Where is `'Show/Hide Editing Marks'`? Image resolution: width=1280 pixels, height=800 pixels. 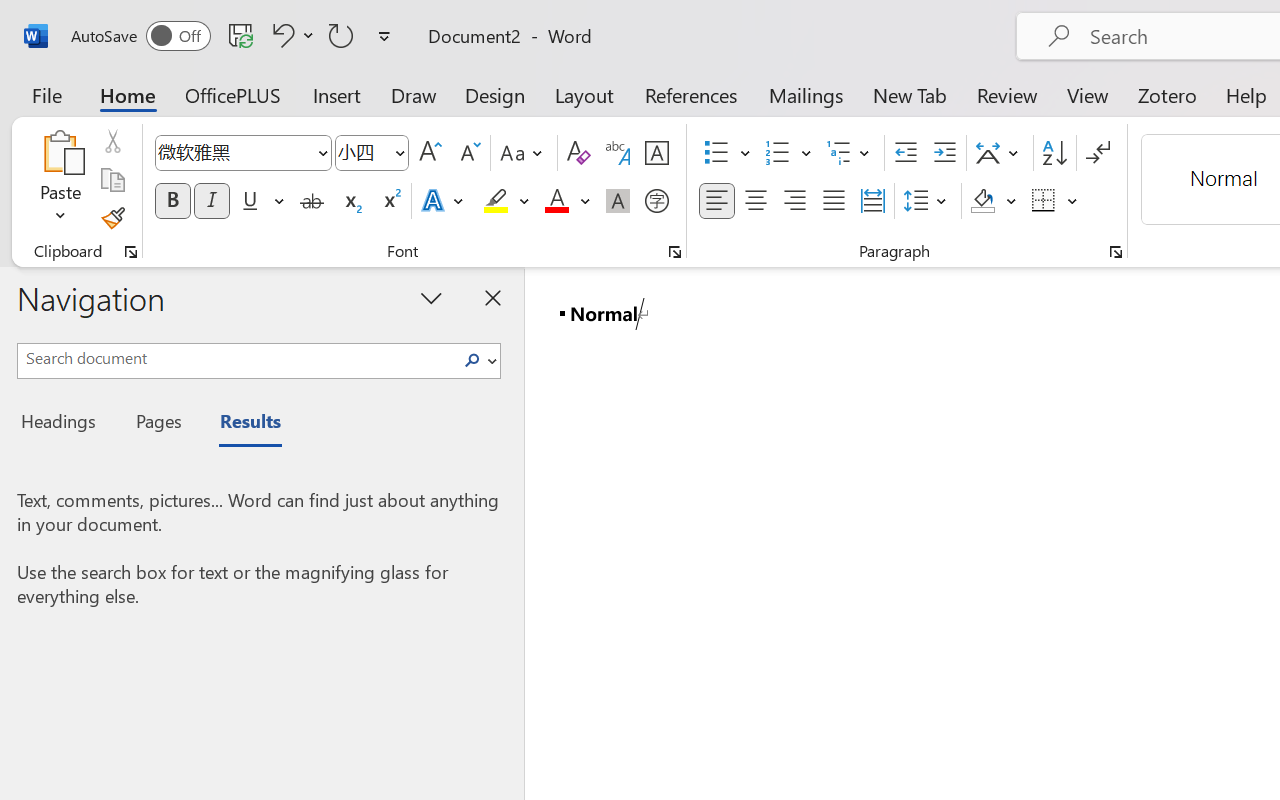 'Show/Hide Editing Marks' is located at coordinates (1097, 153).